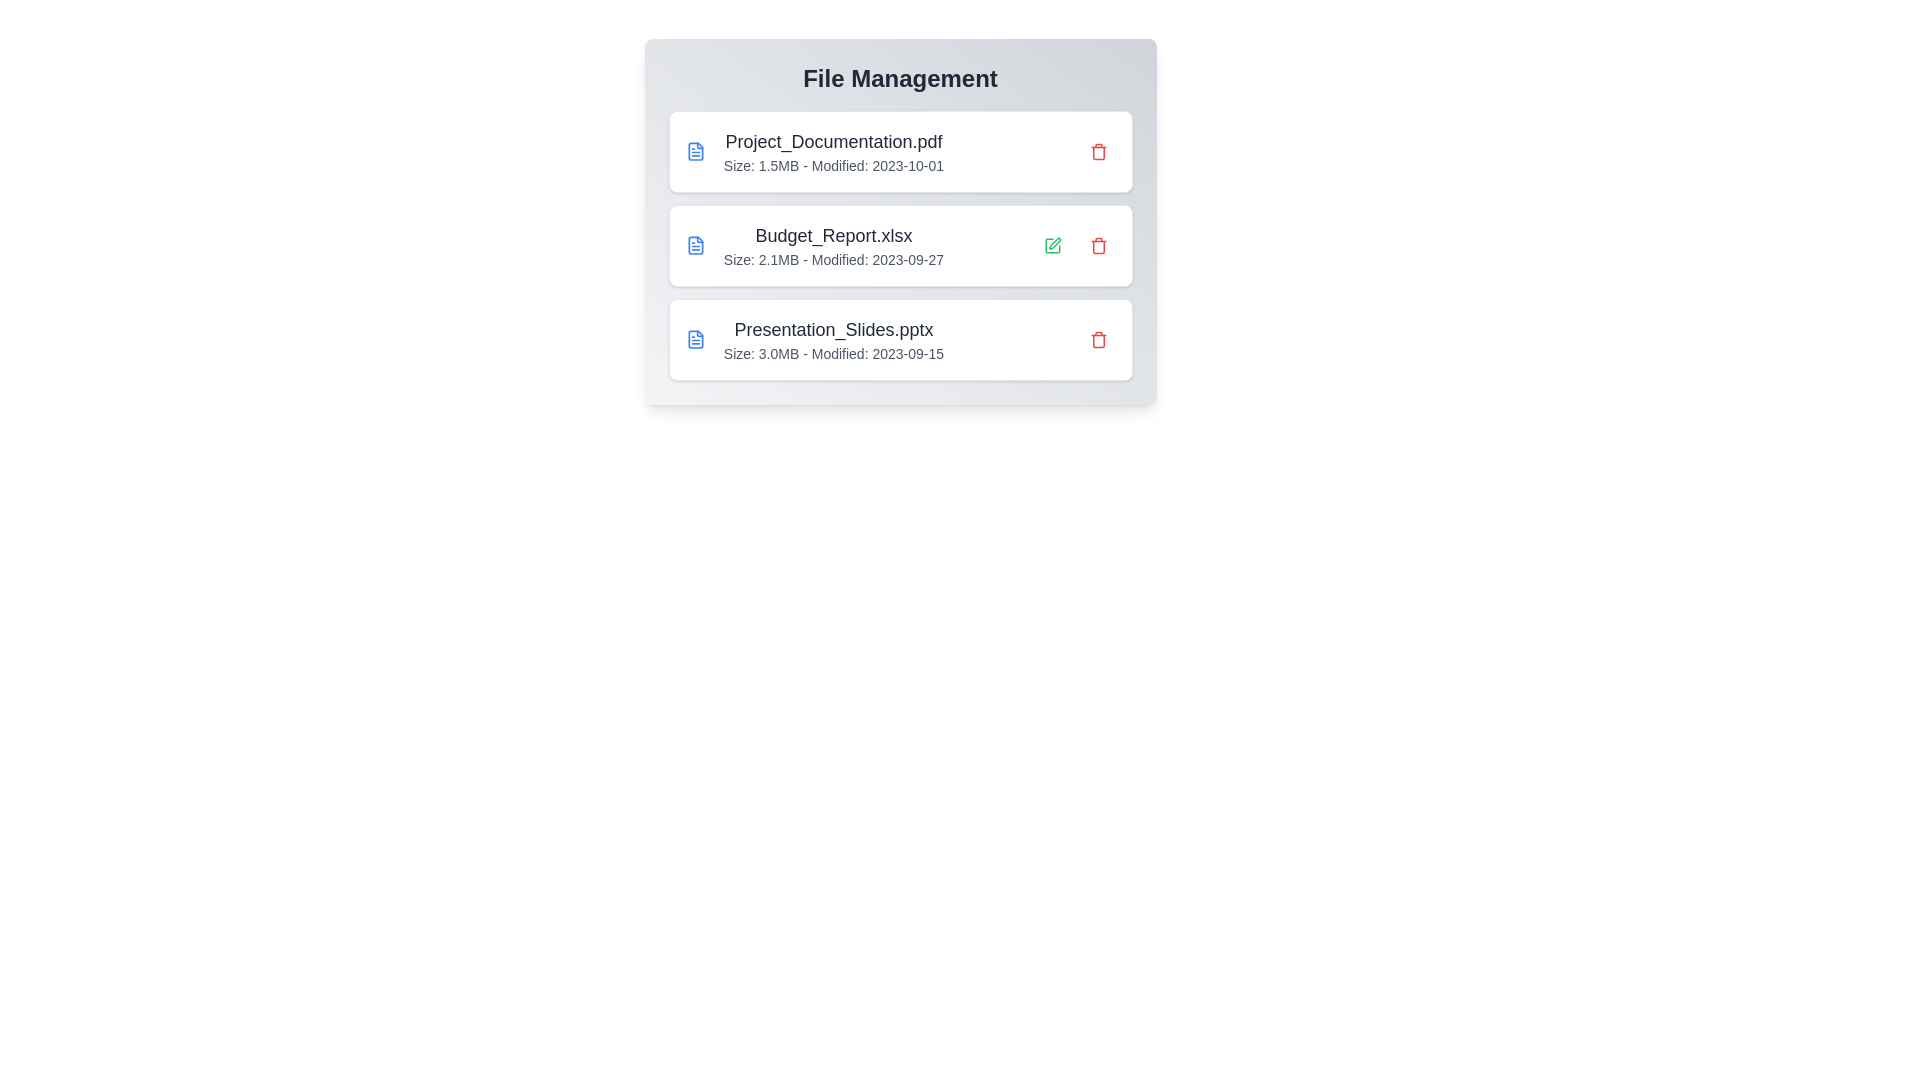 This screenshot has width=1920, height=1080. What do you see at coordinates (1097, 150) in the screenshot?
I see `the file Project_Documentation.pdf by clicking the delete button next to it` at bounding box center [1097, 150].